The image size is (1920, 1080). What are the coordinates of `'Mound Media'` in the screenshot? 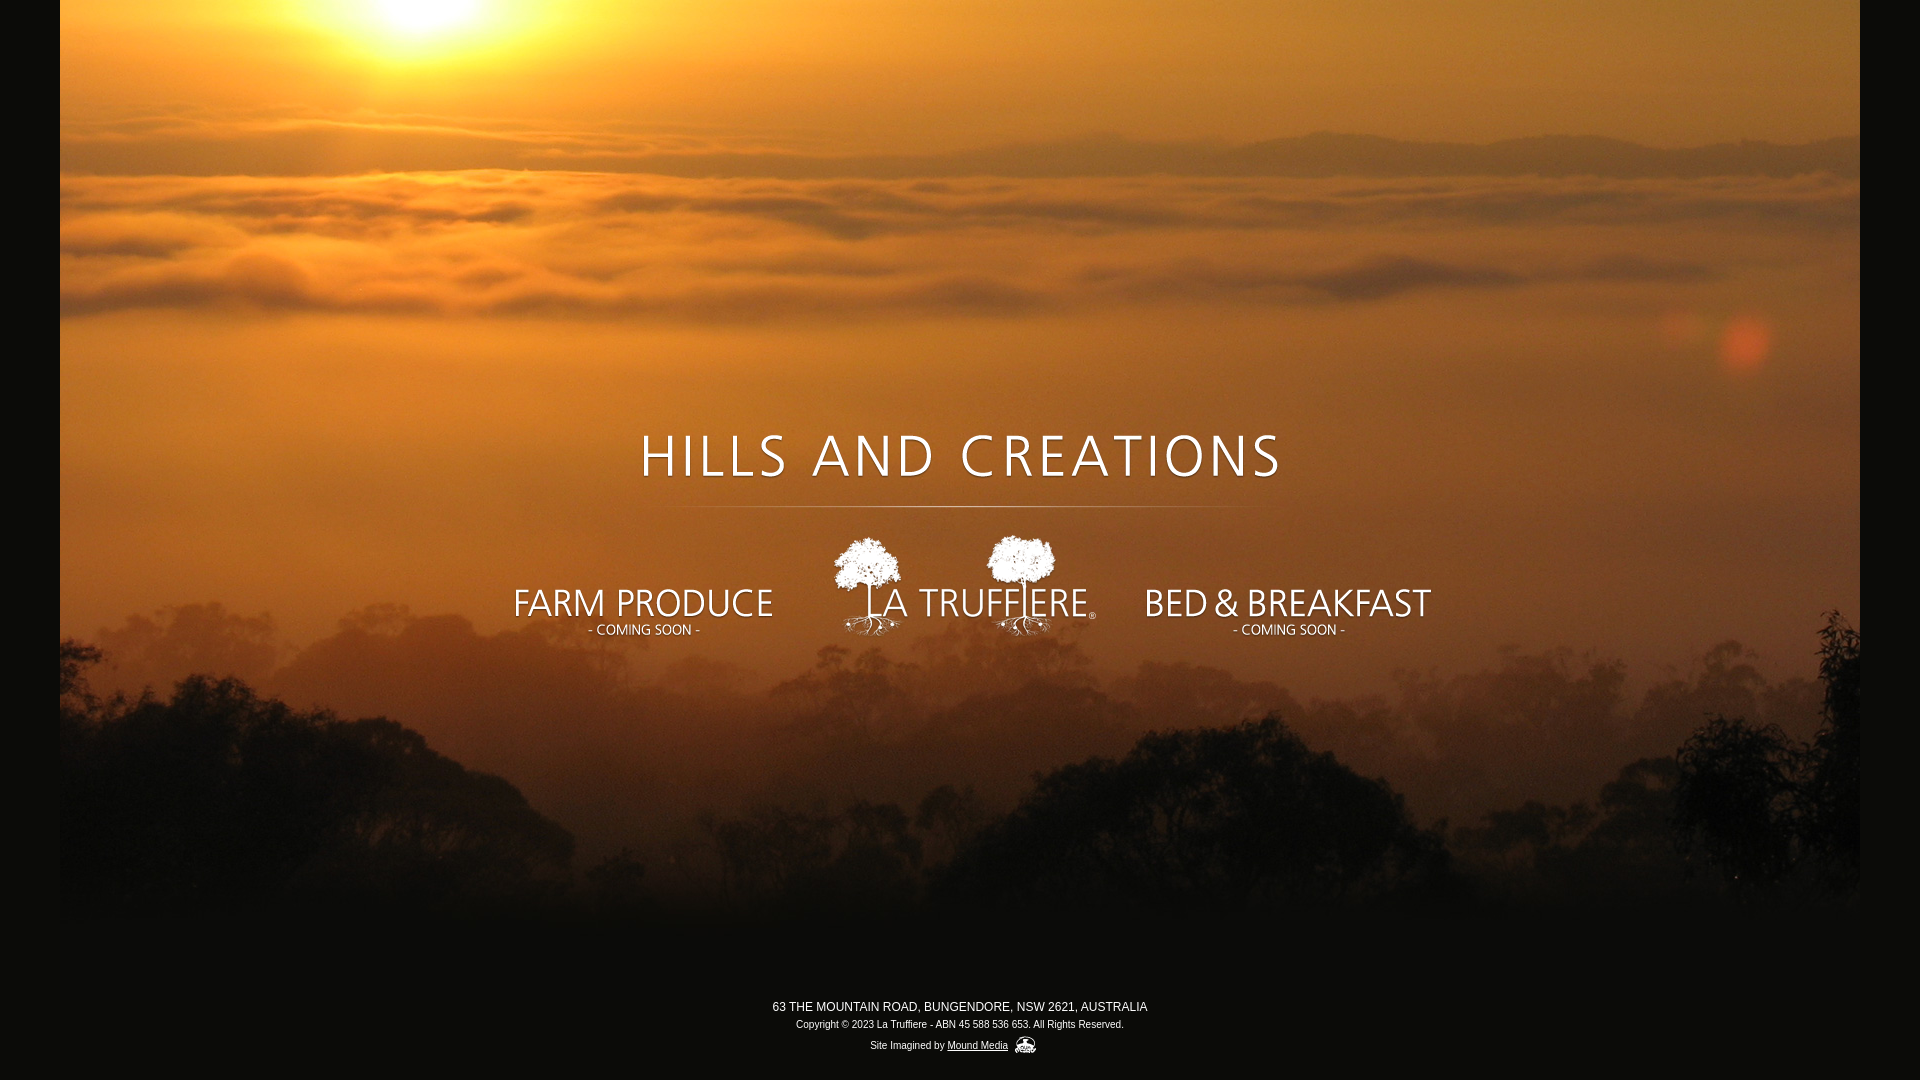 It's located at (1025, 1044).